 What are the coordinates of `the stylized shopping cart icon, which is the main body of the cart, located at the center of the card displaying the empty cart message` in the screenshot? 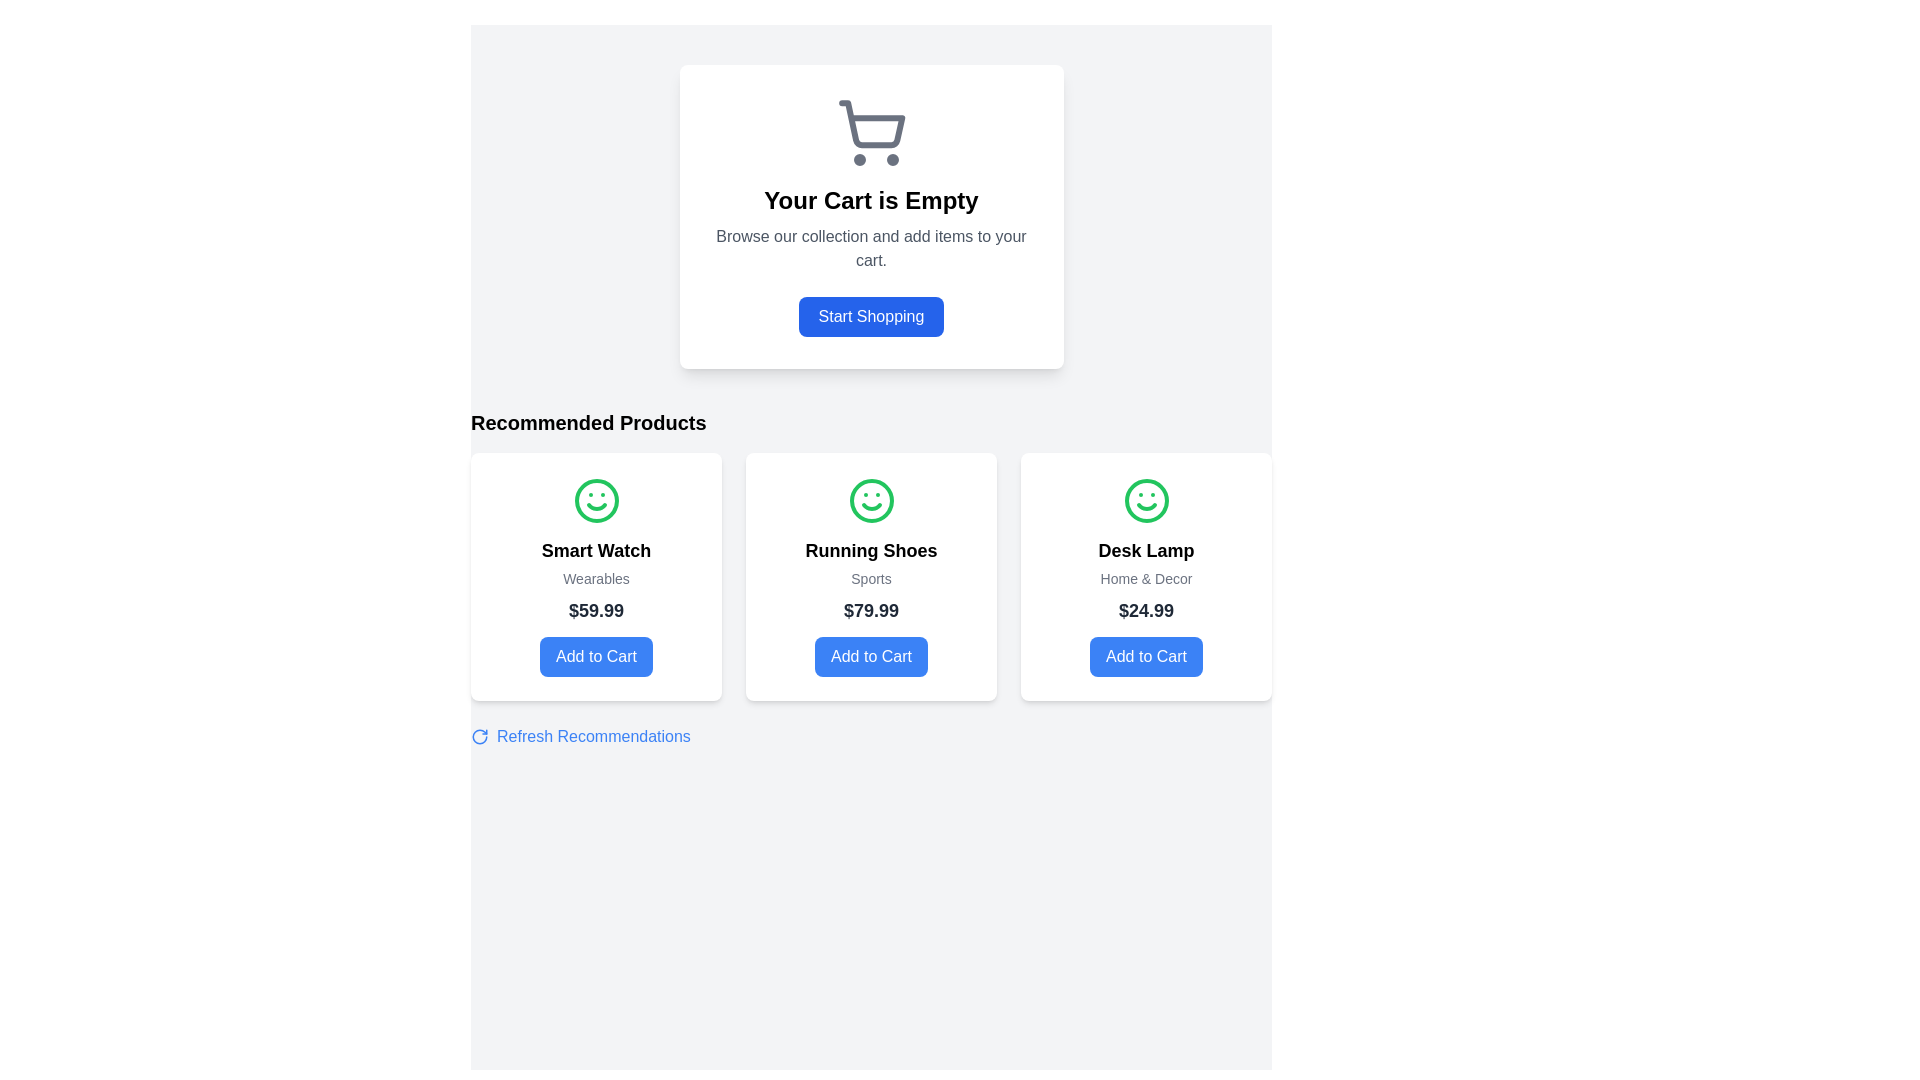 It's located at (871, 124).